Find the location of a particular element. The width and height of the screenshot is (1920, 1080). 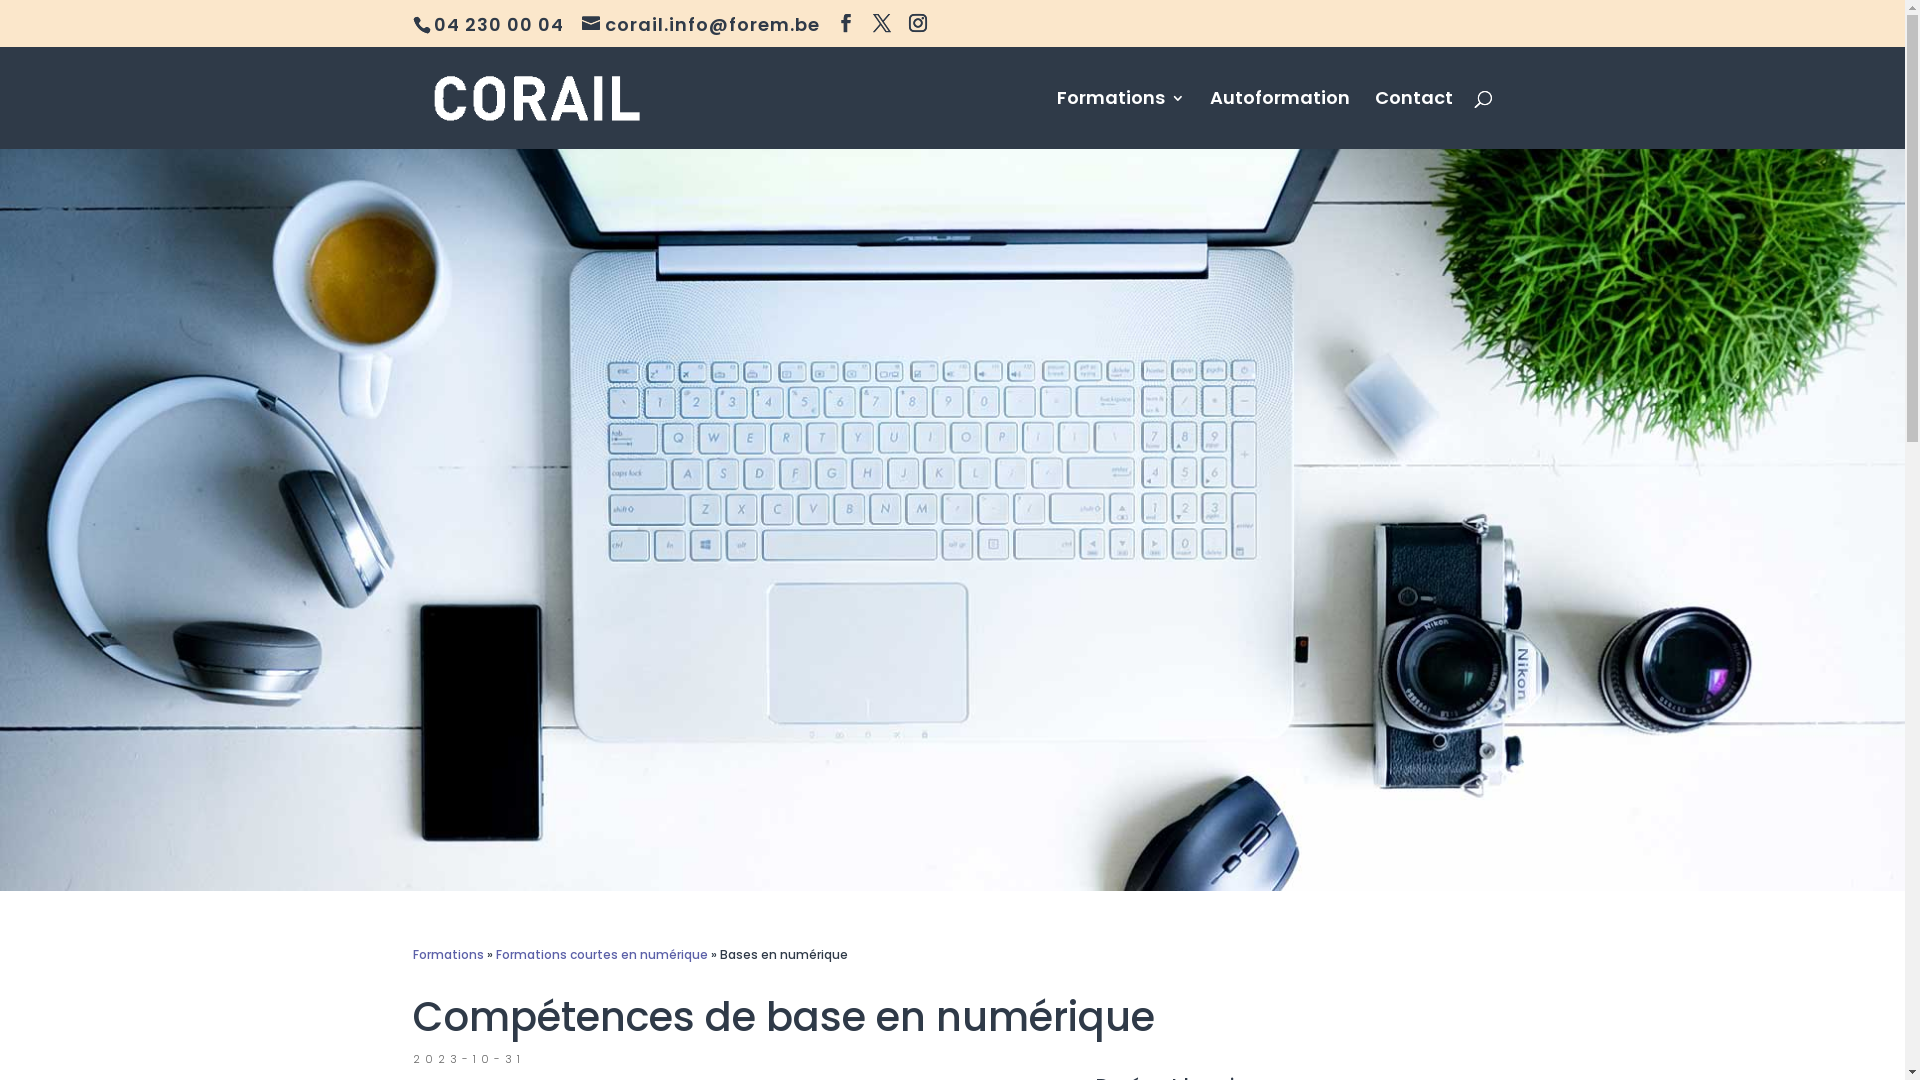

'Contact' is located at coordinates (1411, 119).